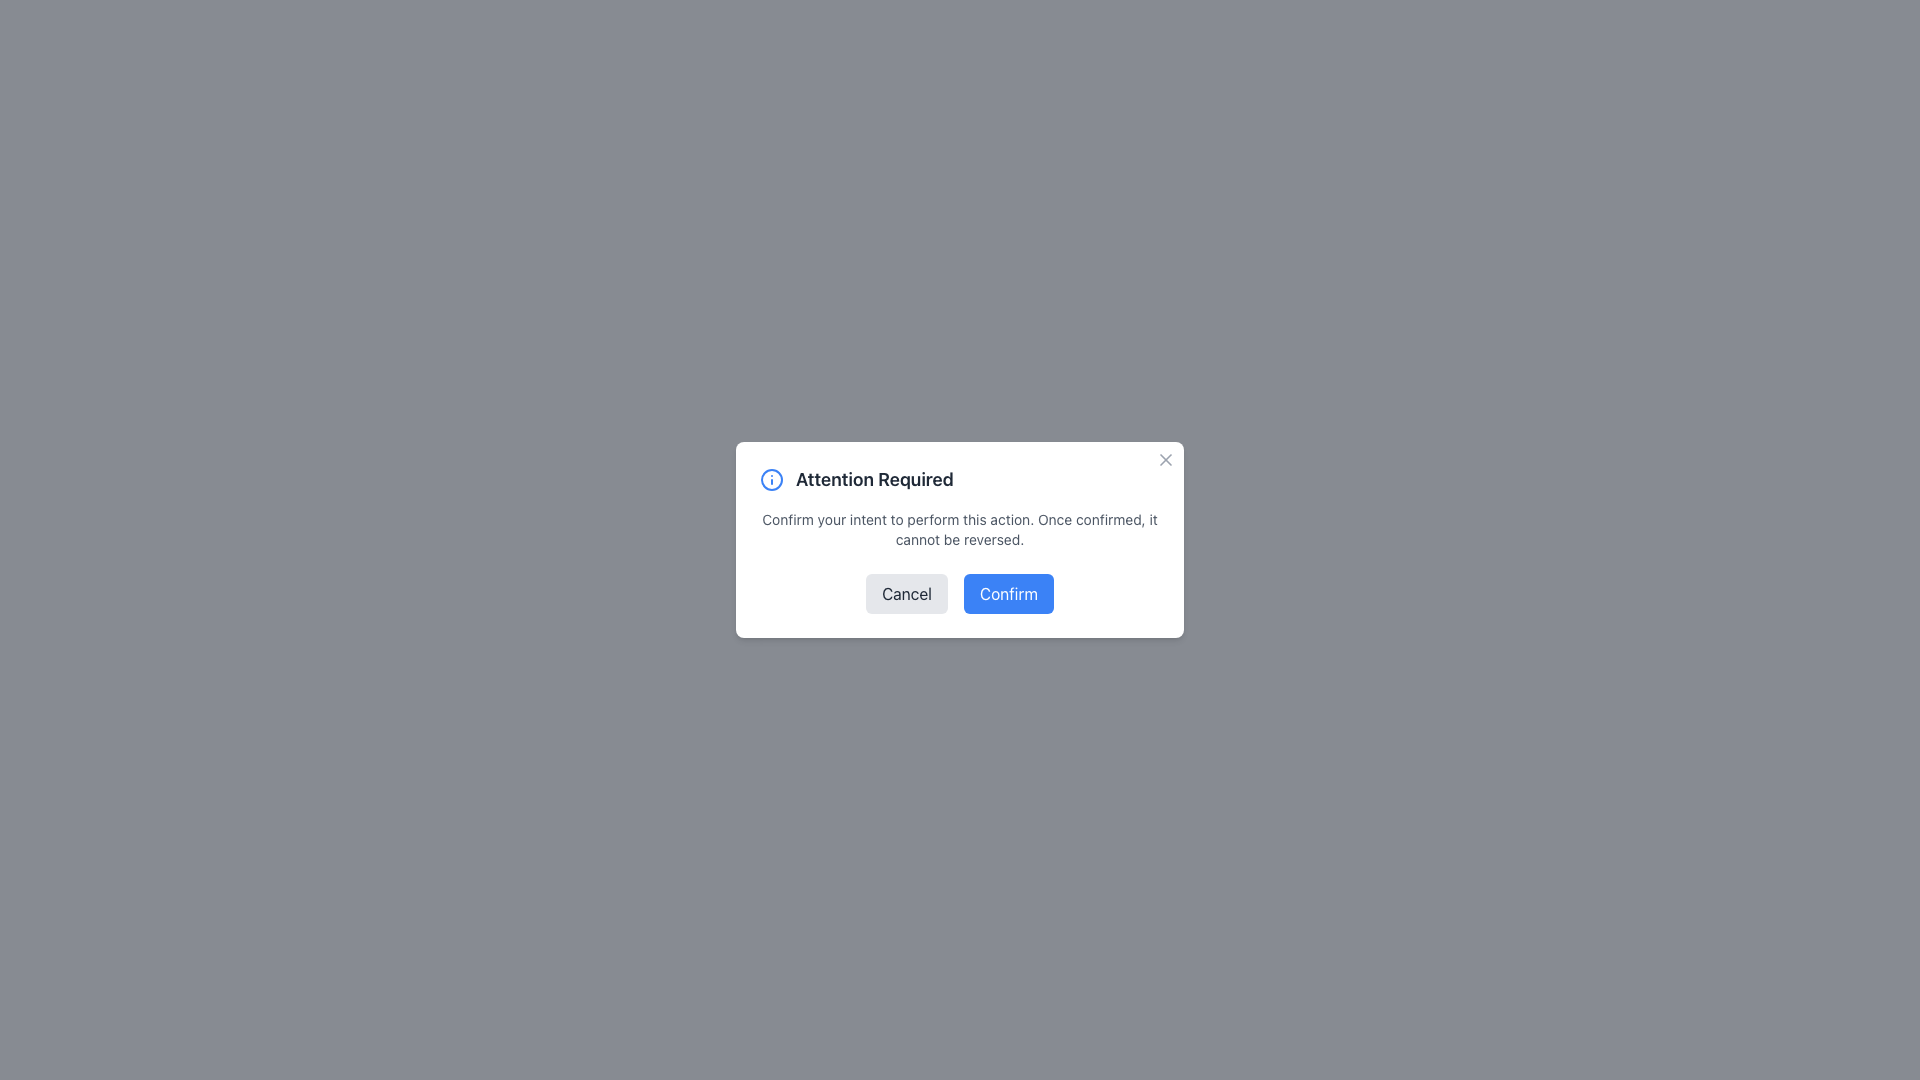 The width and height of the screenshot is (1920, 1080). I want to click on the 'Cancel' button with a light-gray background and black text to observe the hover effect, so click(906, 593).